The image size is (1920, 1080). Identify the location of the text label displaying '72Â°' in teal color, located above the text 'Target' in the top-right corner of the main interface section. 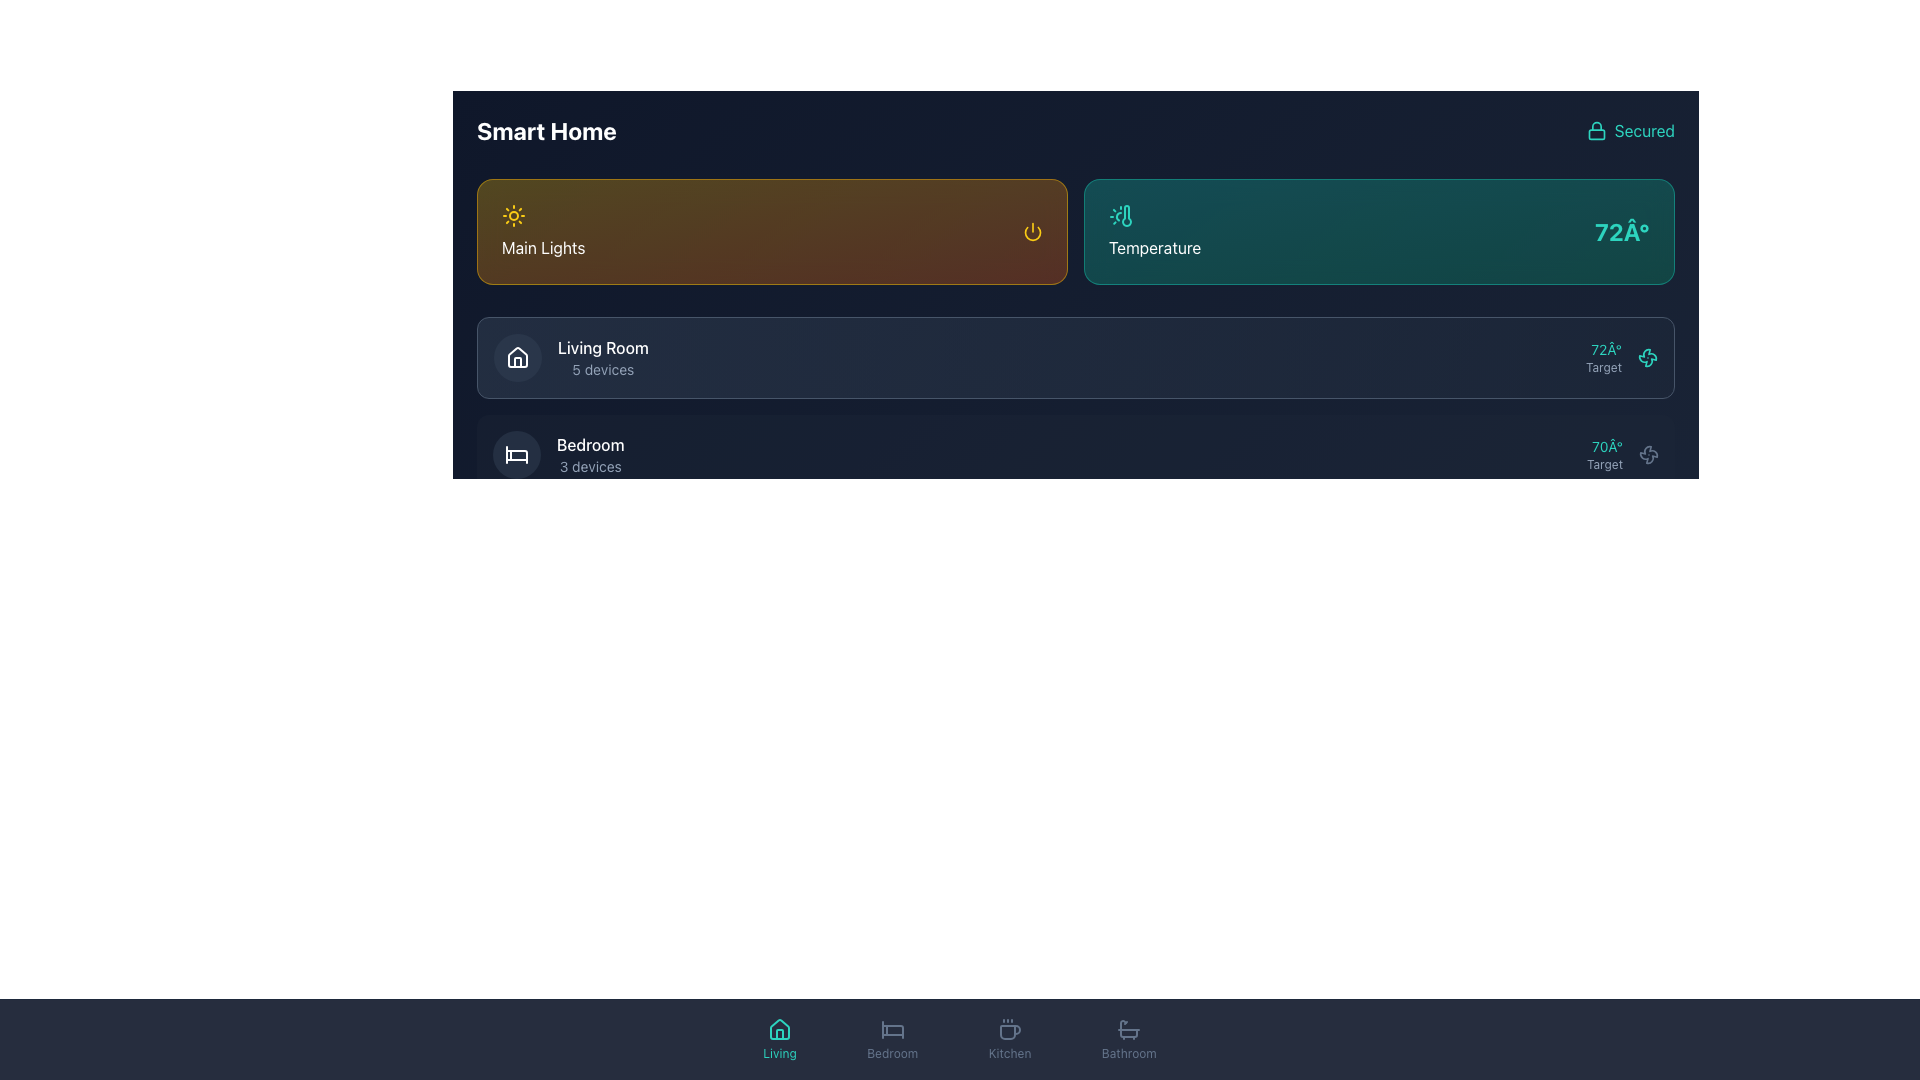
(1603, 349).